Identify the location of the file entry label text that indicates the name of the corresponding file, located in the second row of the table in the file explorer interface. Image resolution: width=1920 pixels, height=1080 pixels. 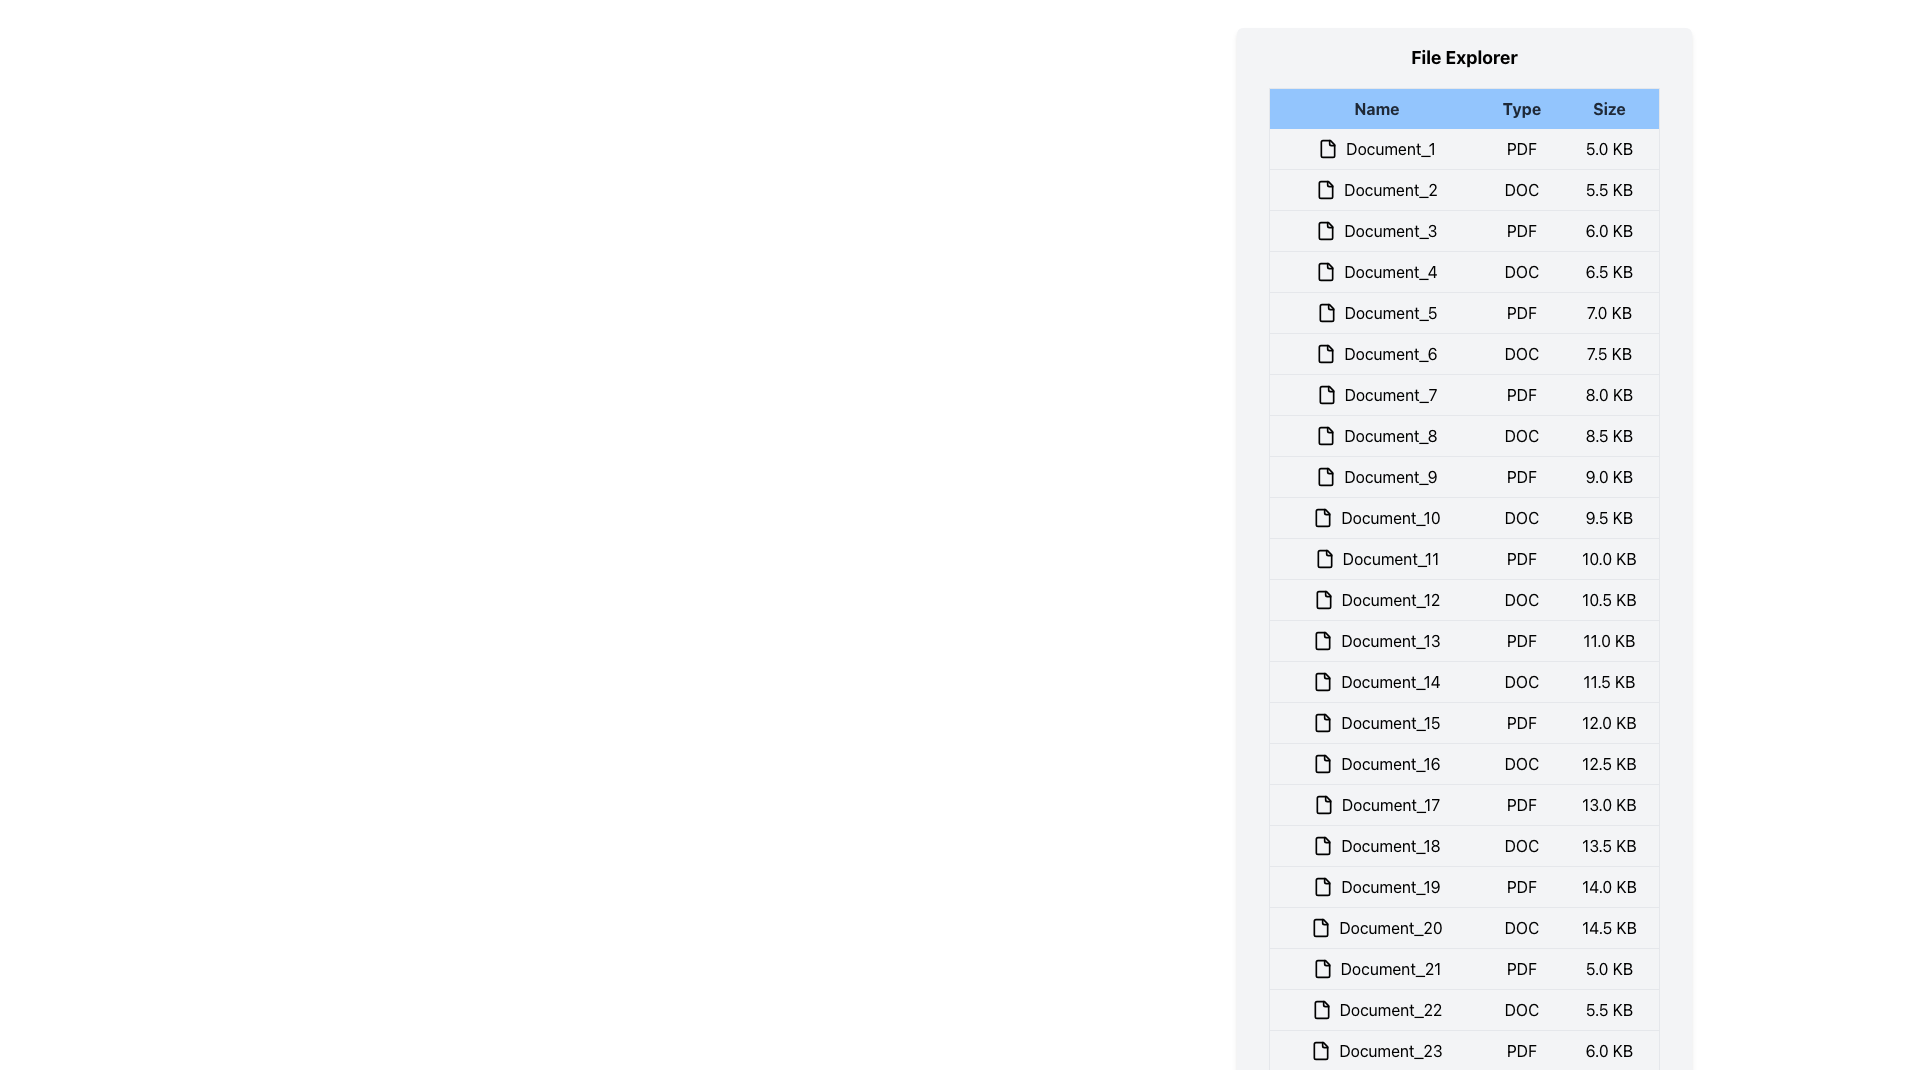
(1376, 189).